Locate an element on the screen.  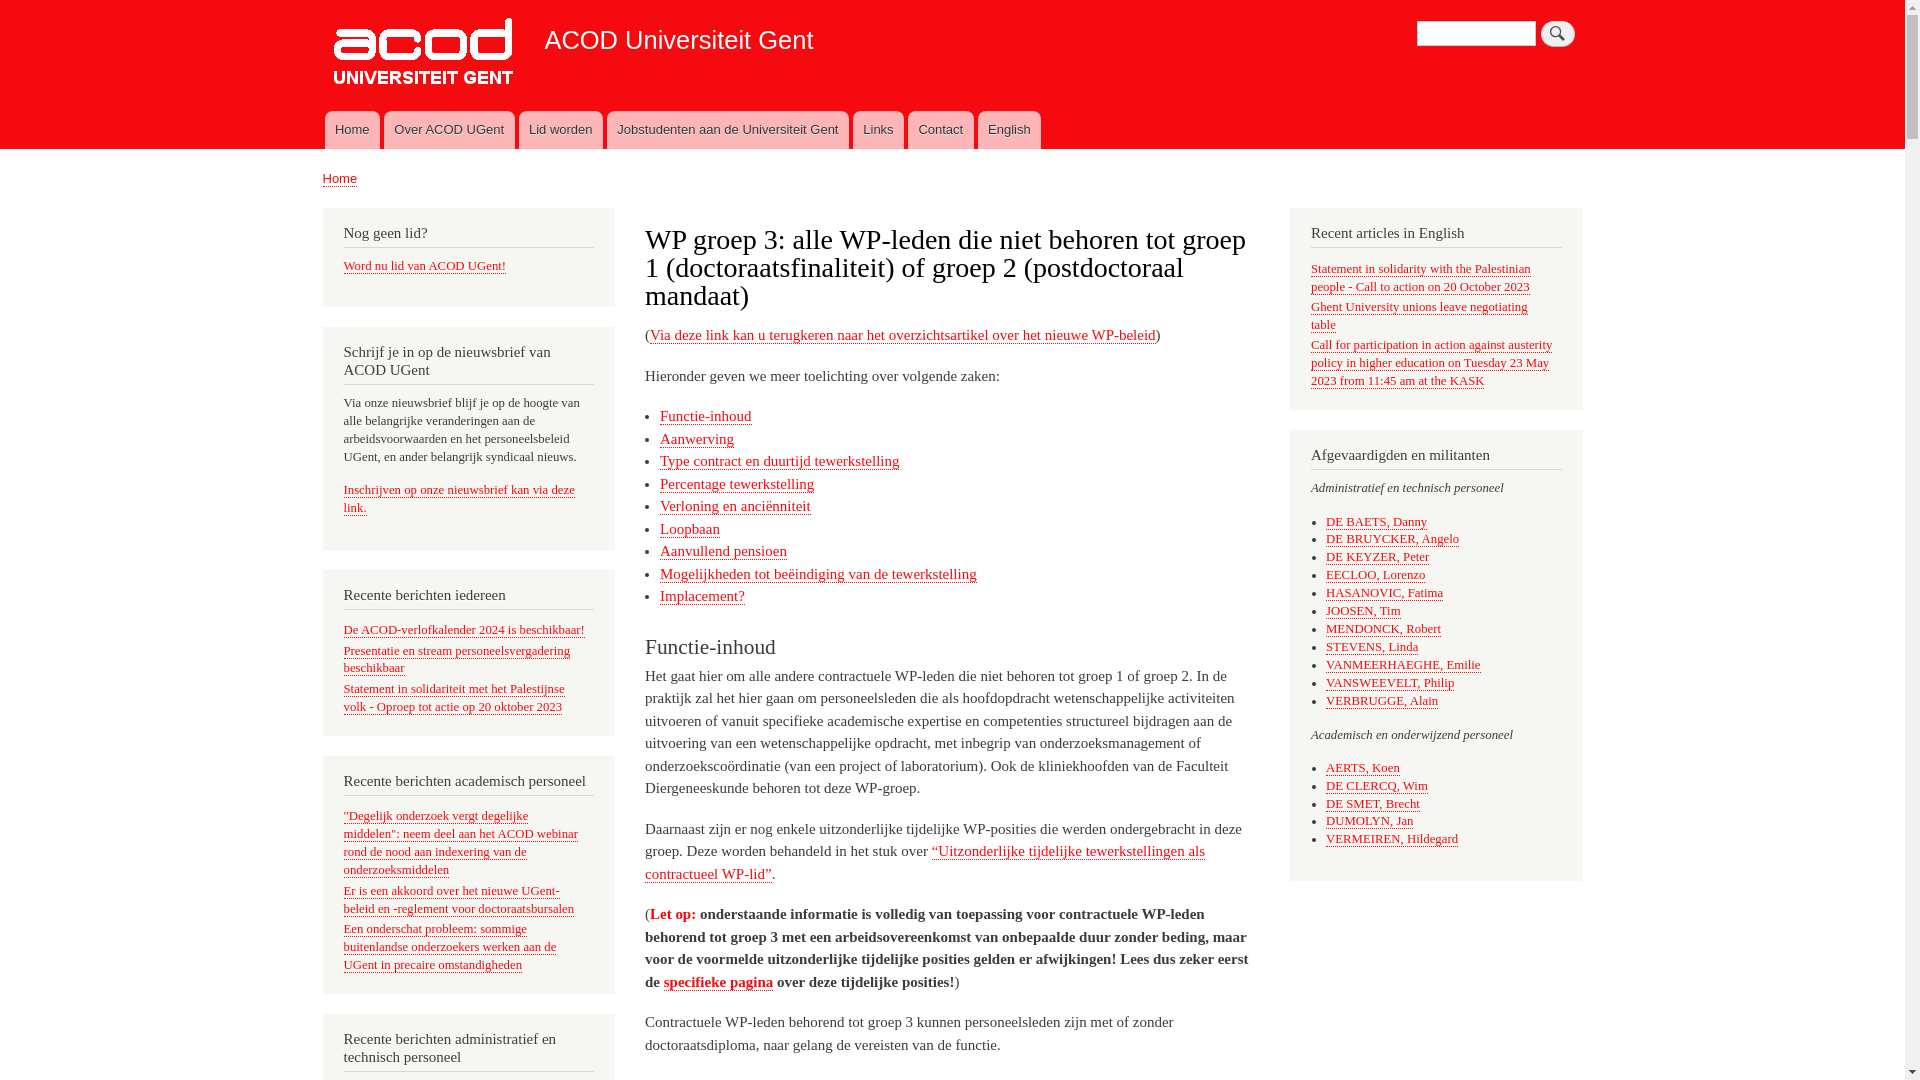
'specifieke pagina' is located at coordinates (718, 981).